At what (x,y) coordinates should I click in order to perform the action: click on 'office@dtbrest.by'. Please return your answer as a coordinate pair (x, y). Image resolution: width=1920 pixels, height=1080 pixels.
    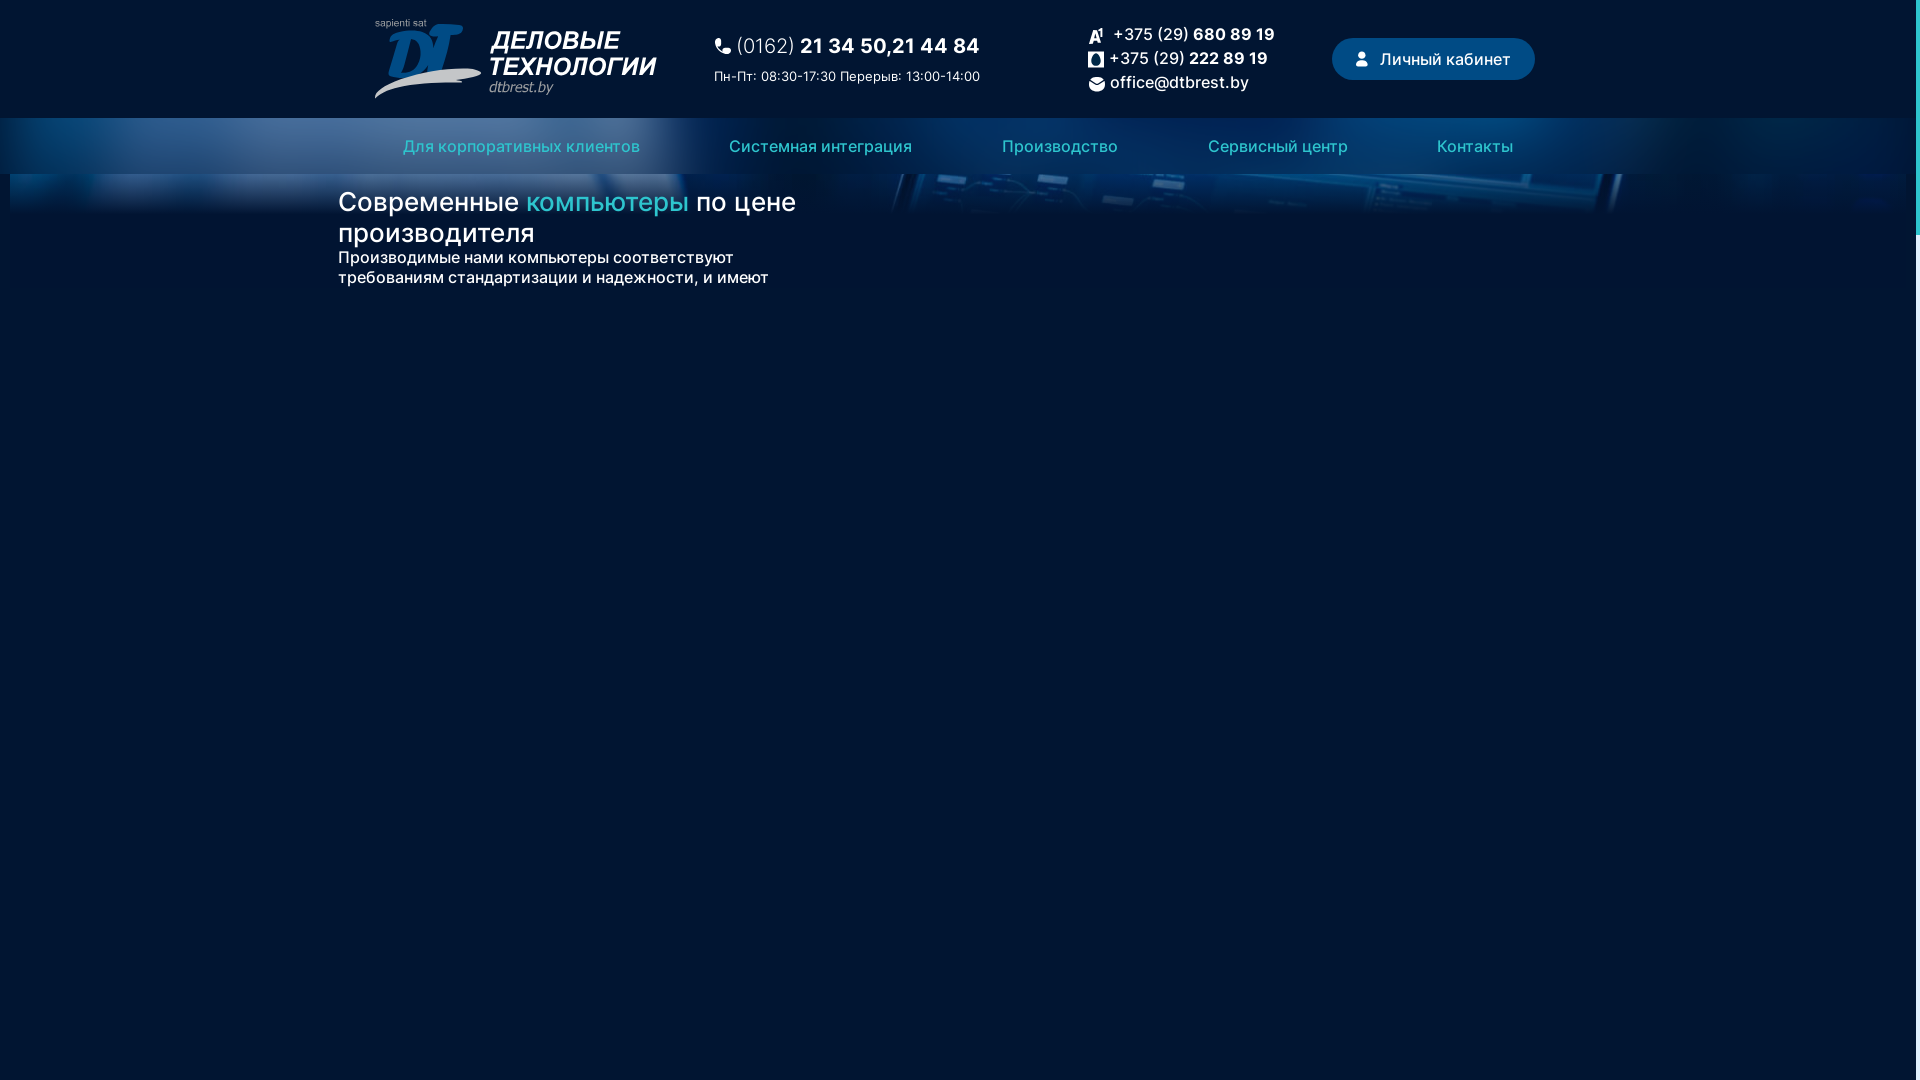
    Looking at the image, I should click on (1179, 80).